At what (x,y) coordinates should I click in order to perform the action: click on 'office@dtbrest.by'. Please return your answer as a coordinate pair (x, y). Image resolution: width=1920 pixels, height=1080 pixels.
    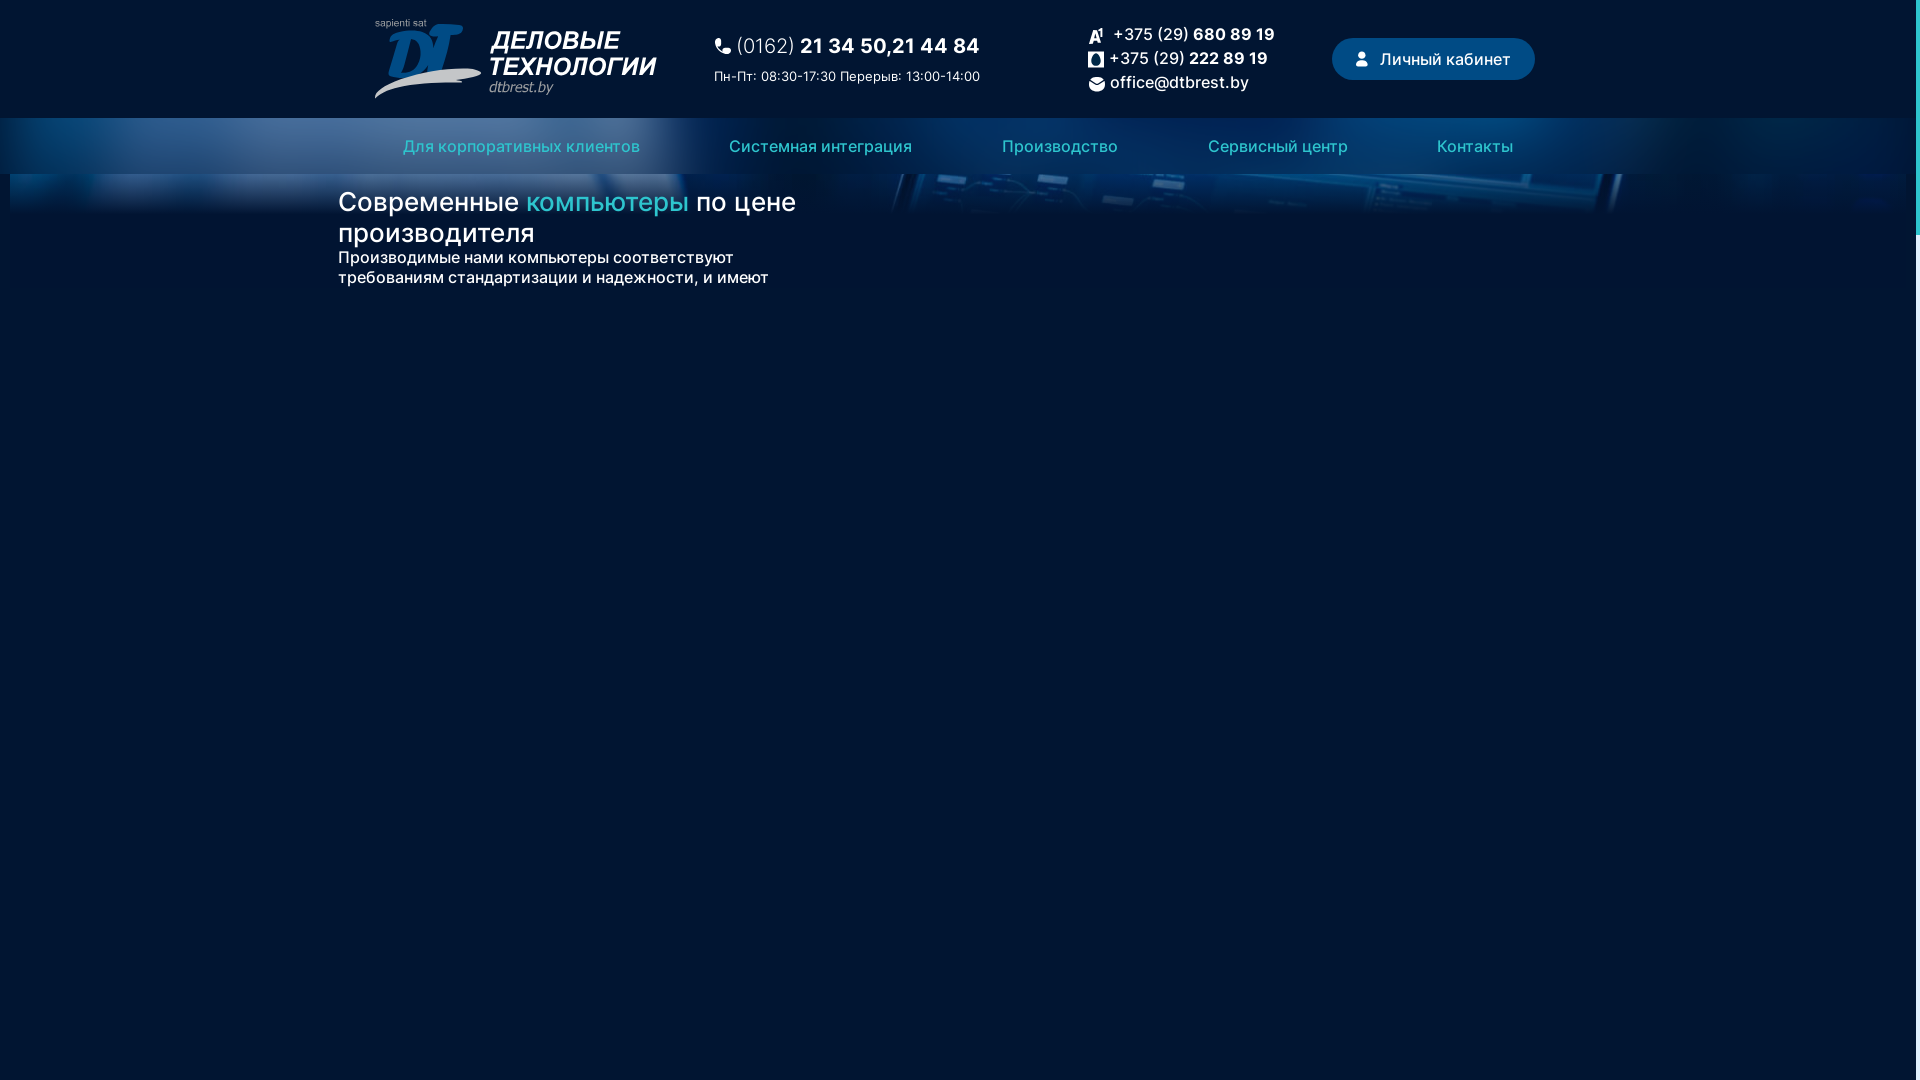
    Looking at the image, I should click on (1179, 80).